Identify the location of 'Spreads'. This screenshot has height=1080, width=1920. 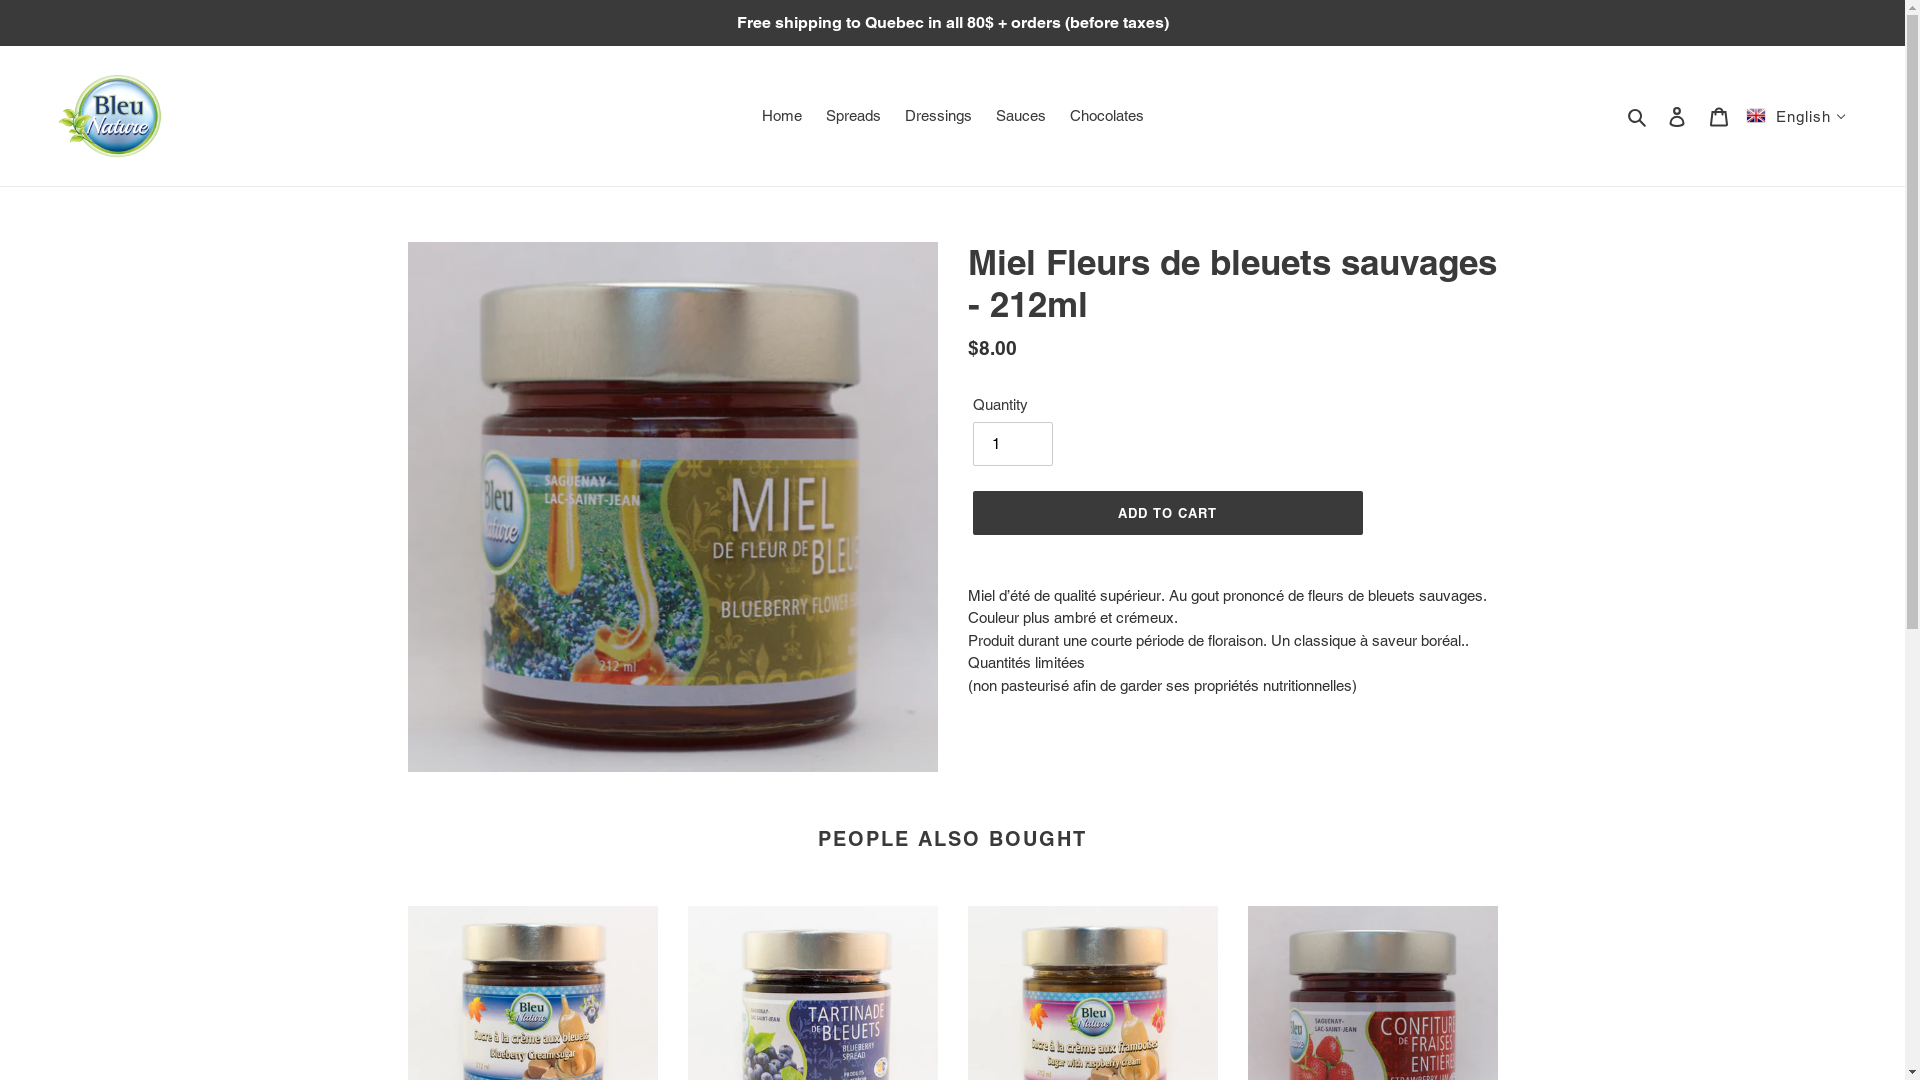
(853, 116).